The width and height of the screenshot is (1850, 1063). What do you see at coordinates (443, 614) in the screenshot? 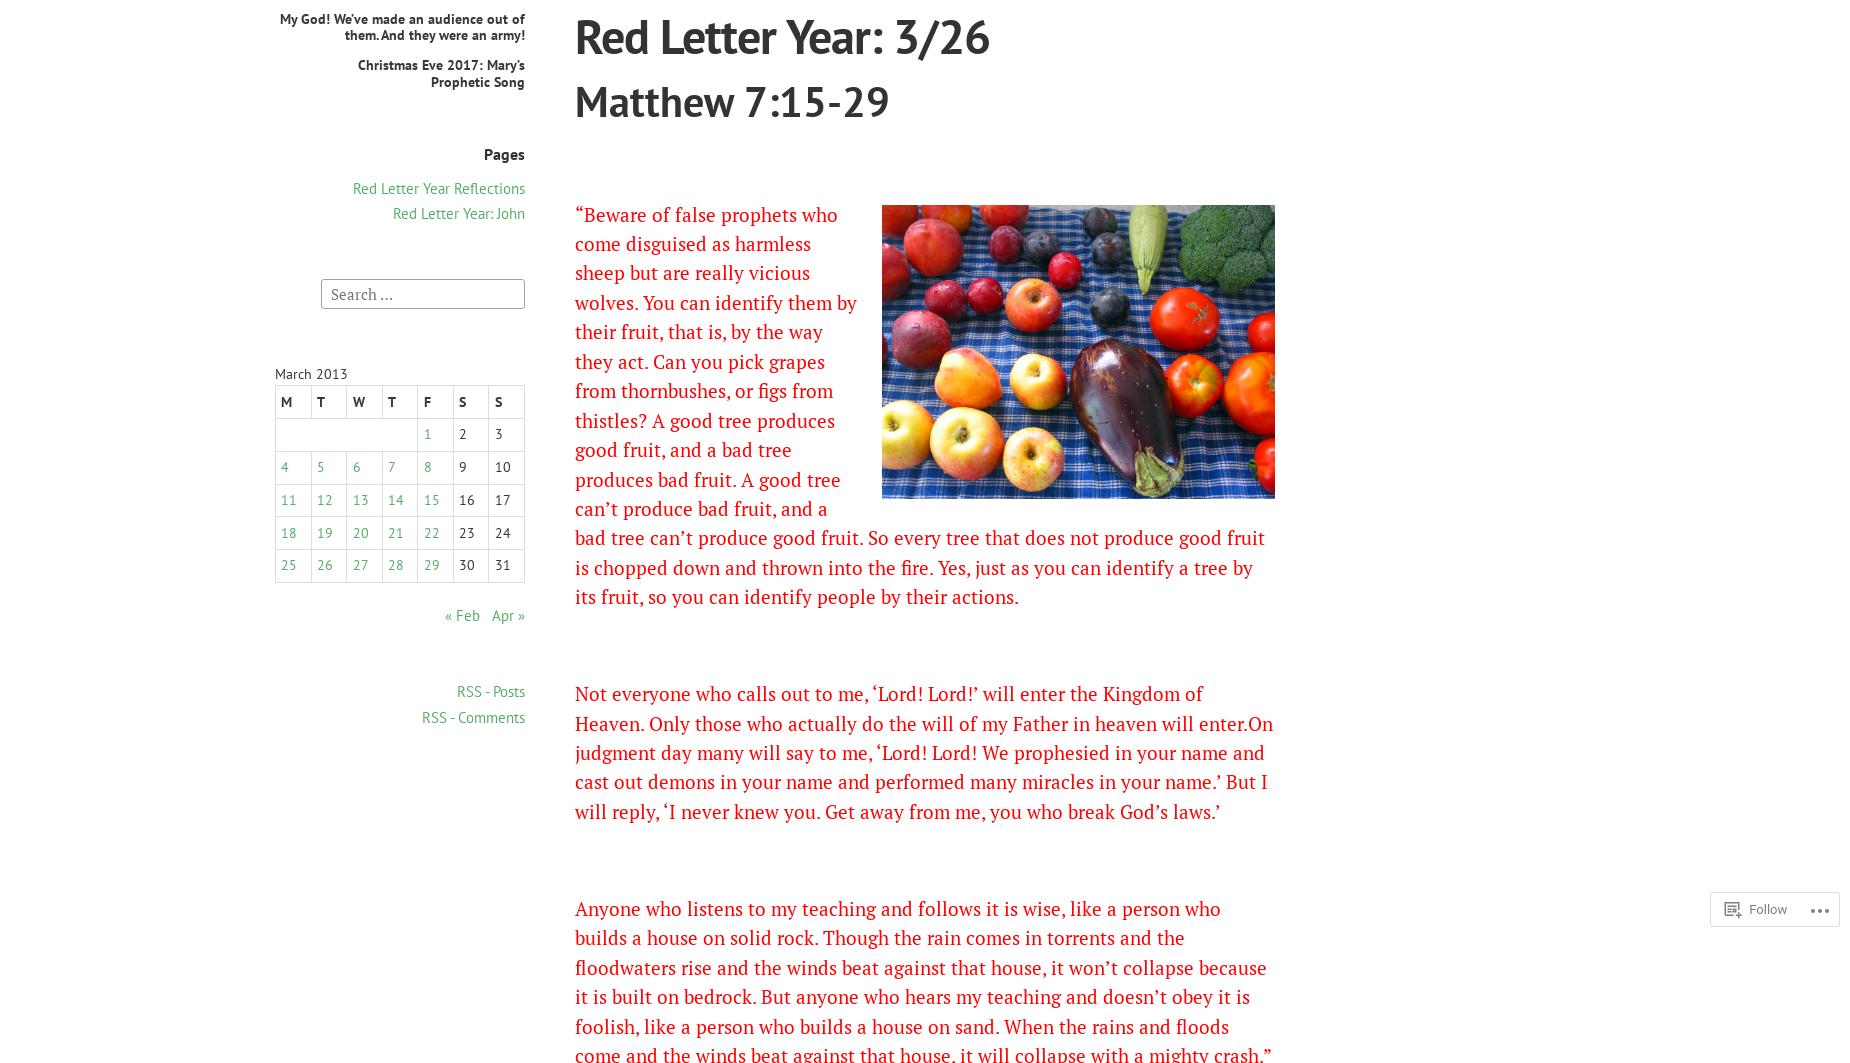
I see `'« Feb'` at bounding box center [443, 614].